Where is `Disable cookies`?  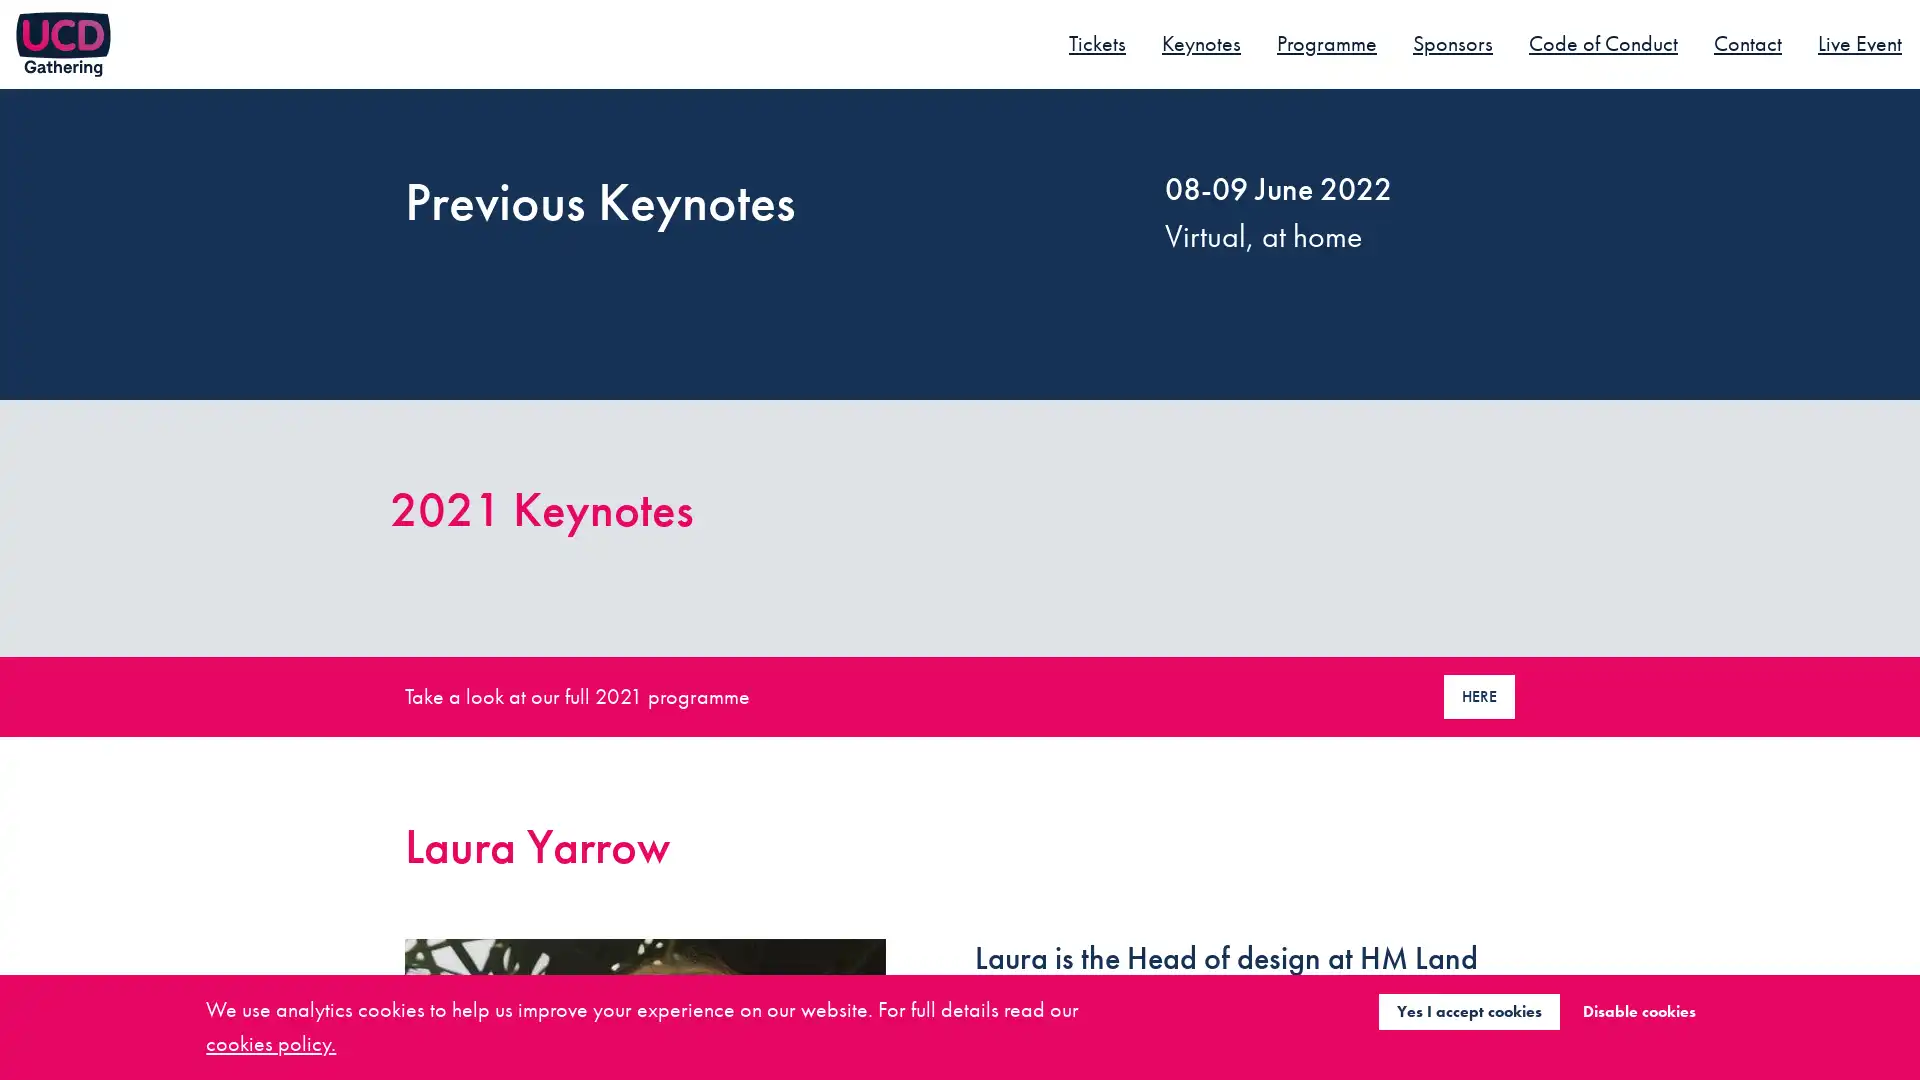 Disable cookies is located at coordinates (1638, 1010).